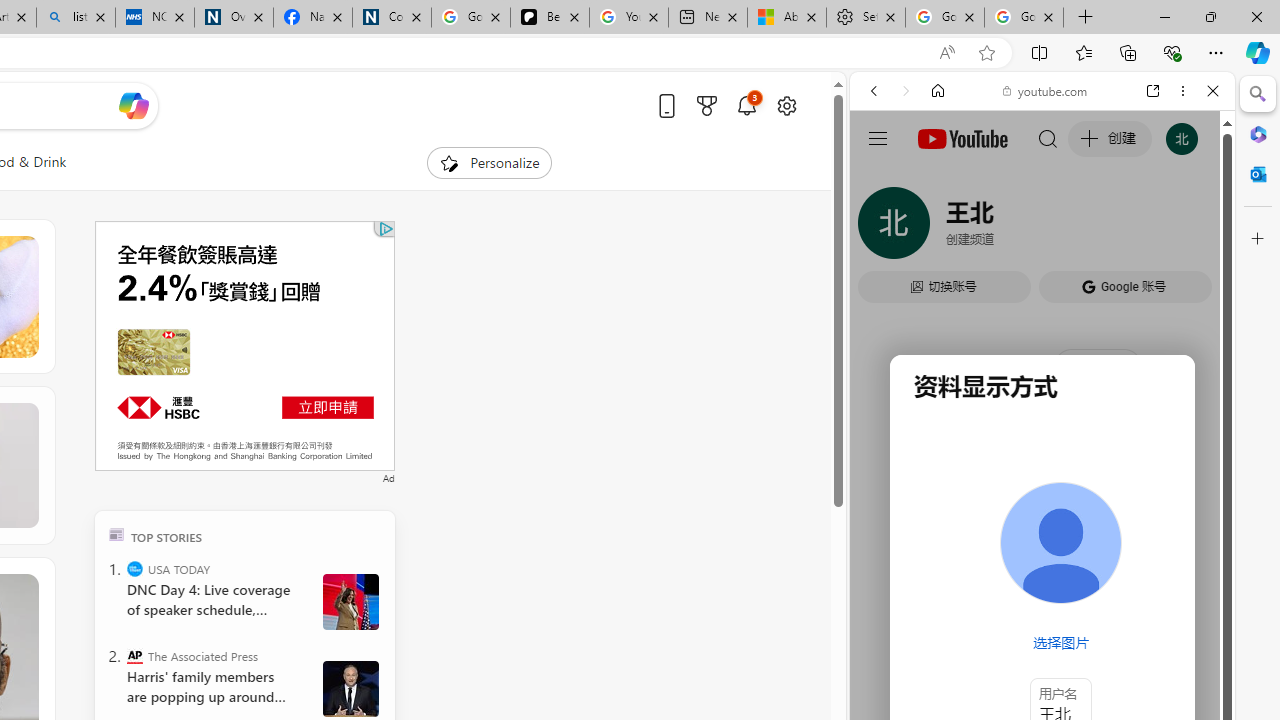 The image size is (1280, 720). Describe the element at coordinates (937, 91) in the screenshot. I see `'Home'` at that location.